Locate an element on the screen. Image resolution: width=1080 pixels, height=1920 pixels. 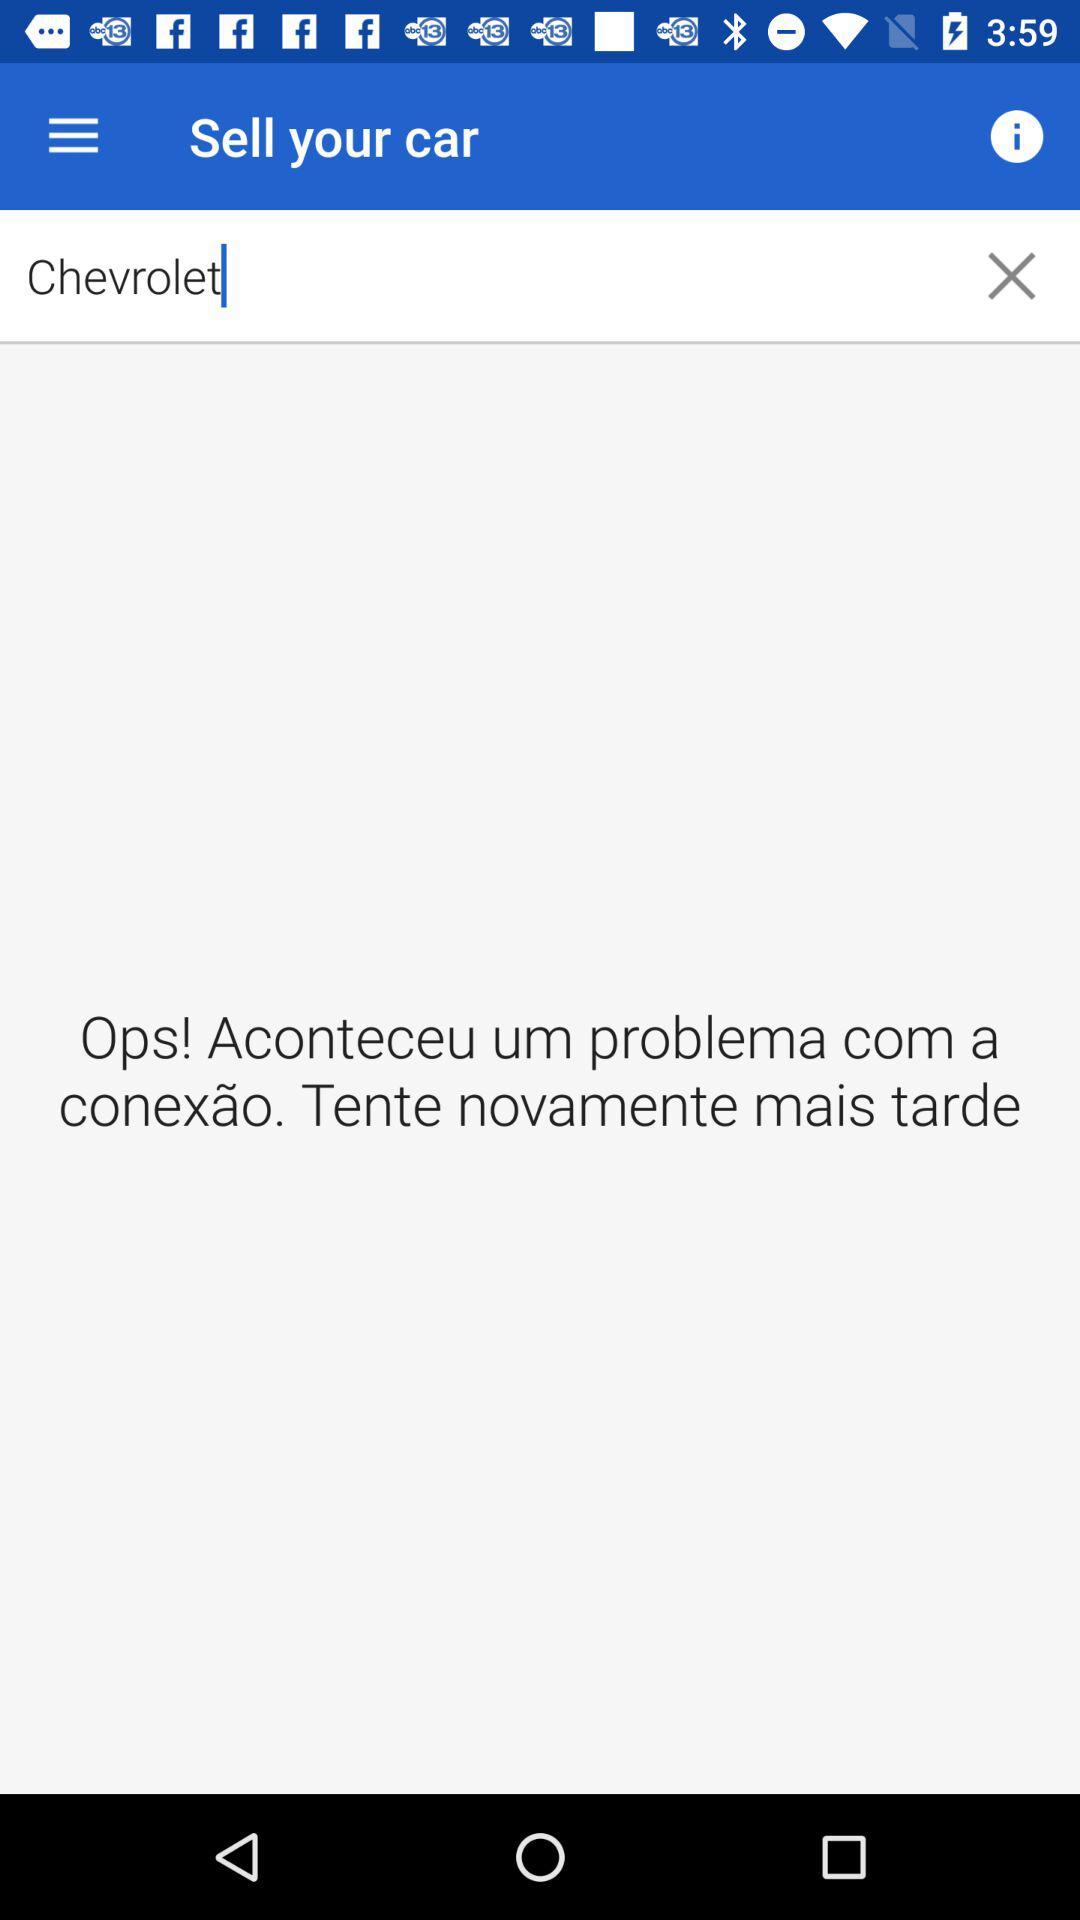
the close icon is located at coordinates (1011, 274).